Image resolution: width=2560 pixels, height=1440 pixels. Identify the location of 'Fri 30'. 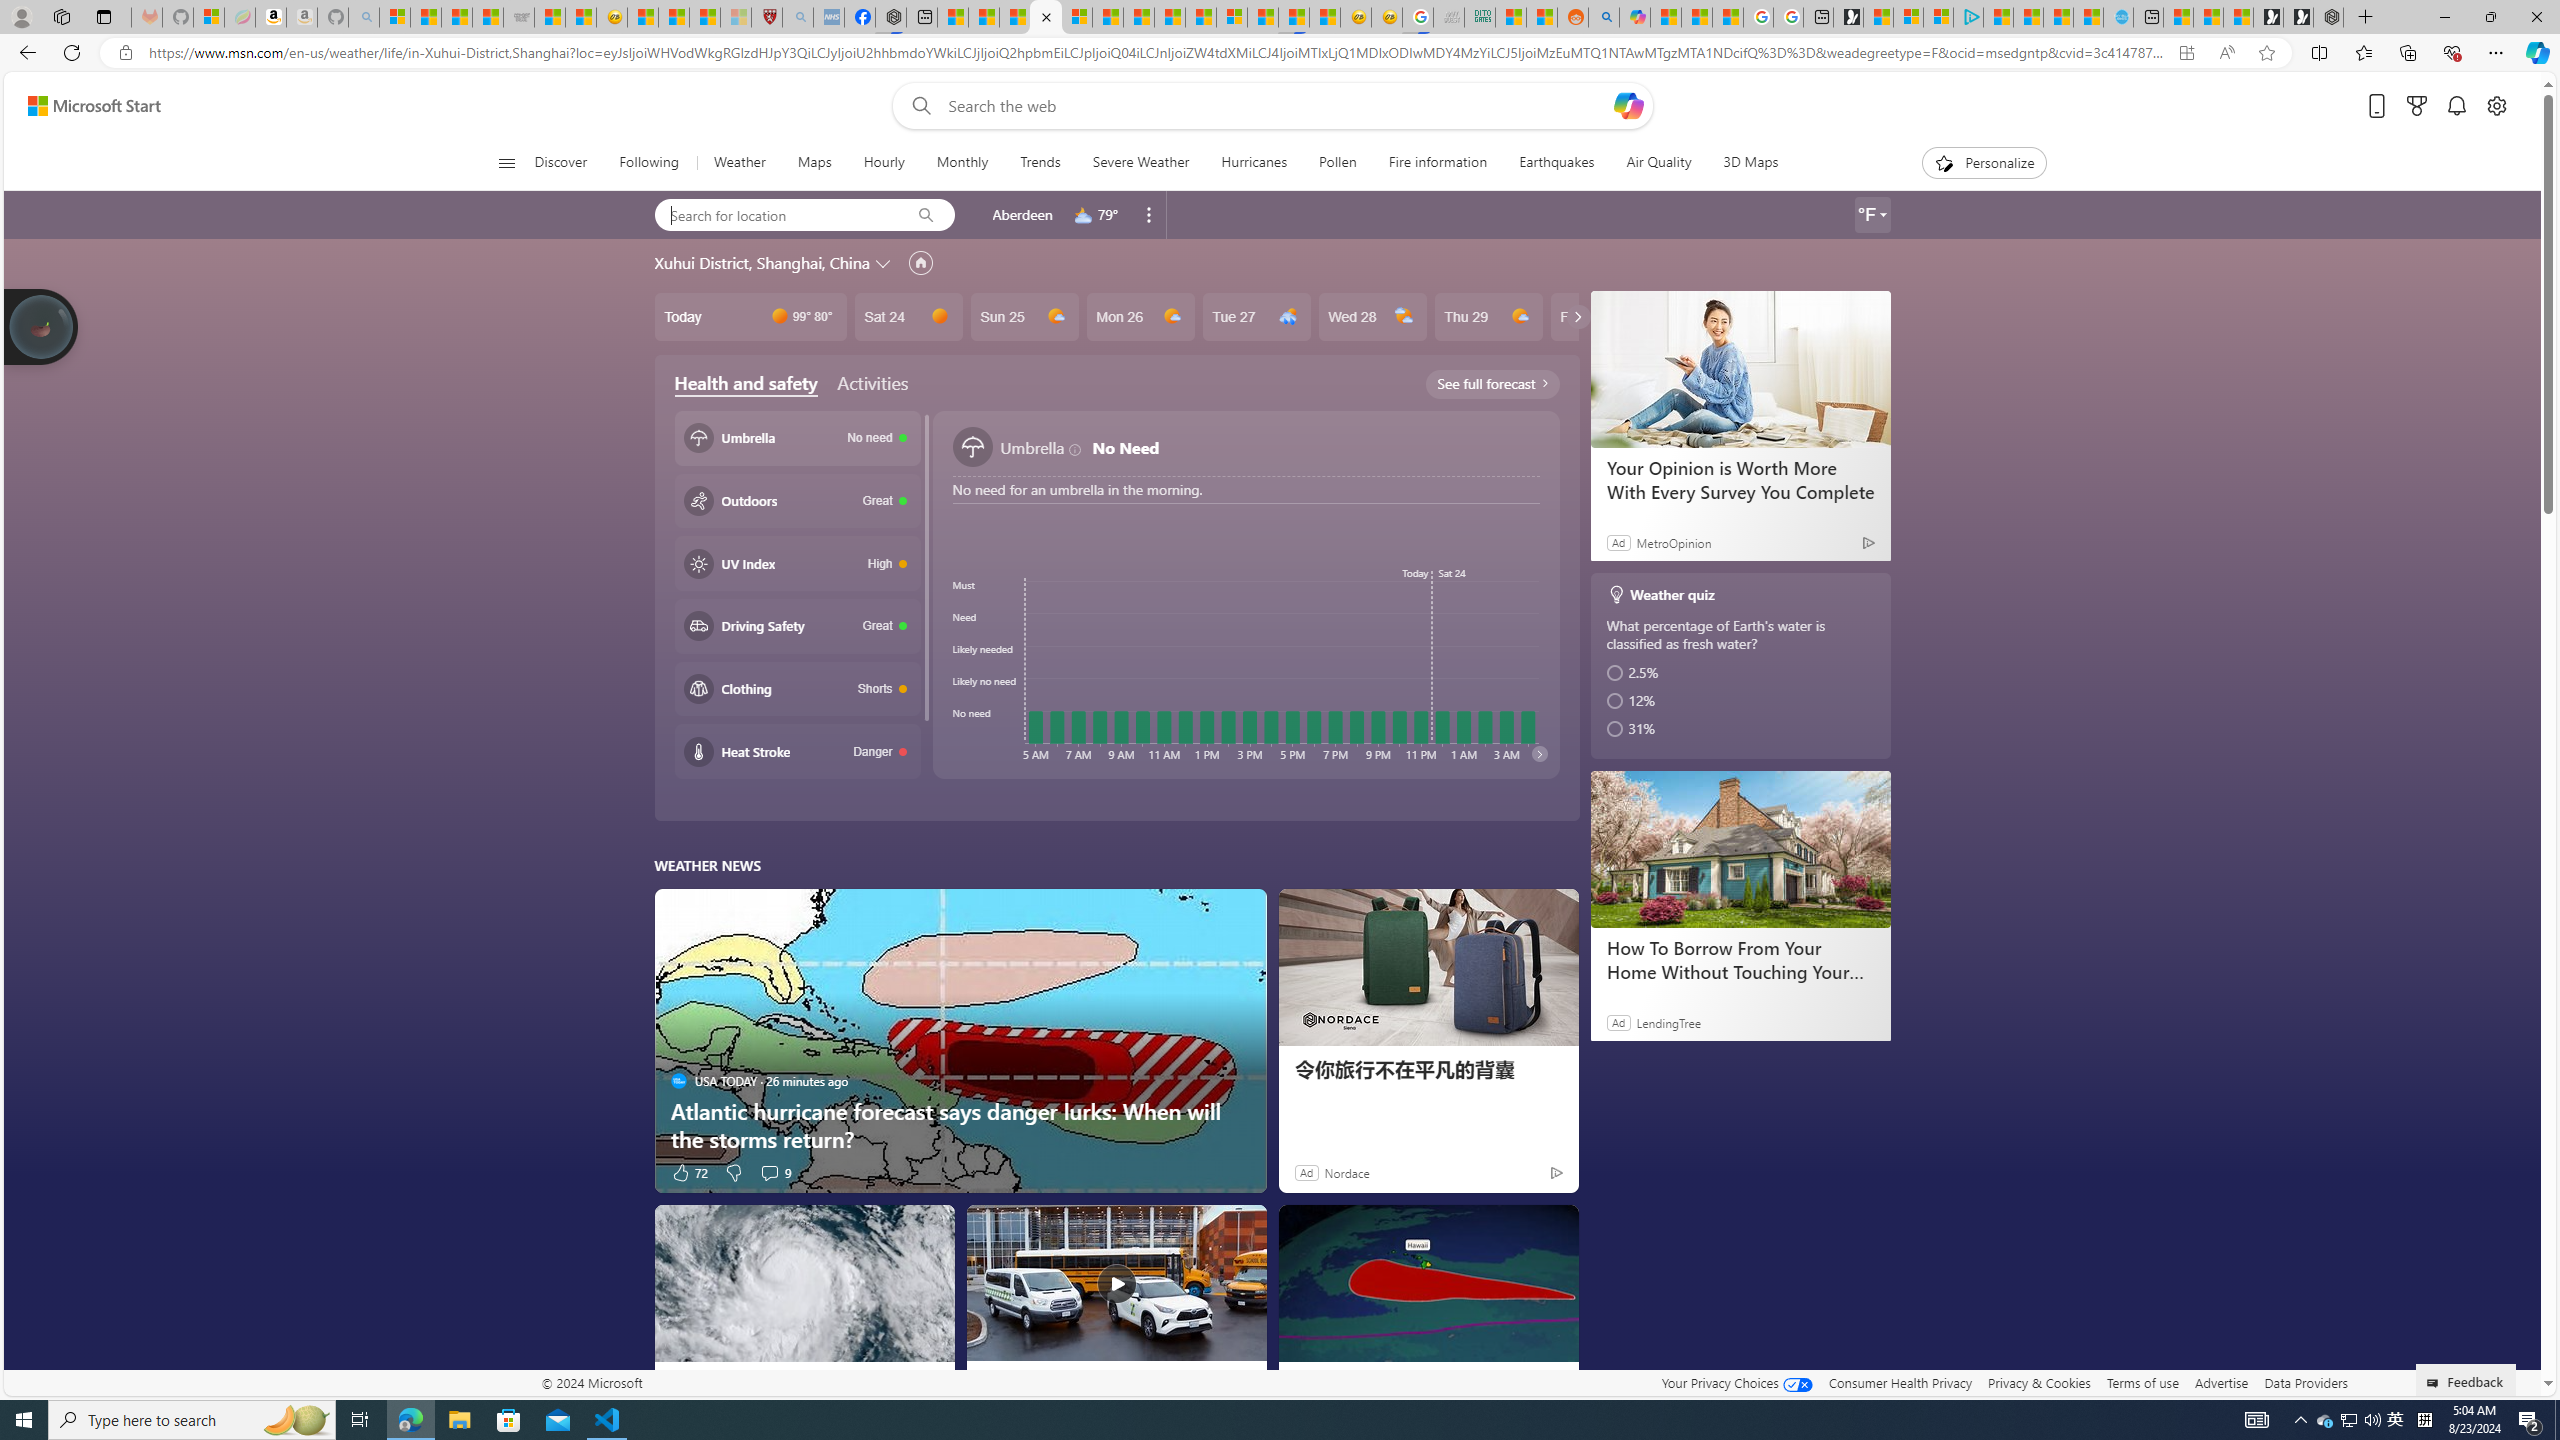
(1602, 315).